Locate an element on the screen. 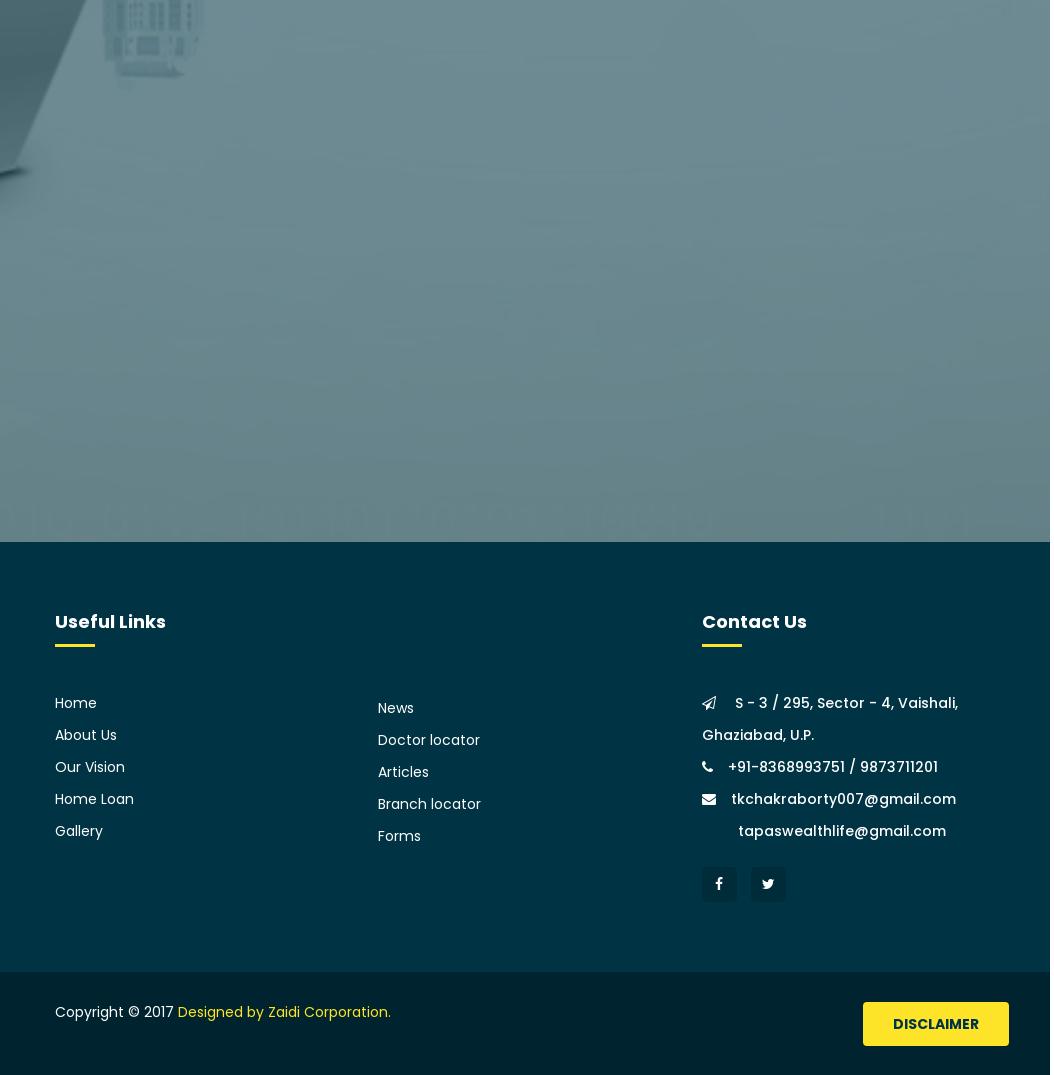 This screenshot has height=1075, width=1054. 'Gallery' is located at coordinates (78, 829).